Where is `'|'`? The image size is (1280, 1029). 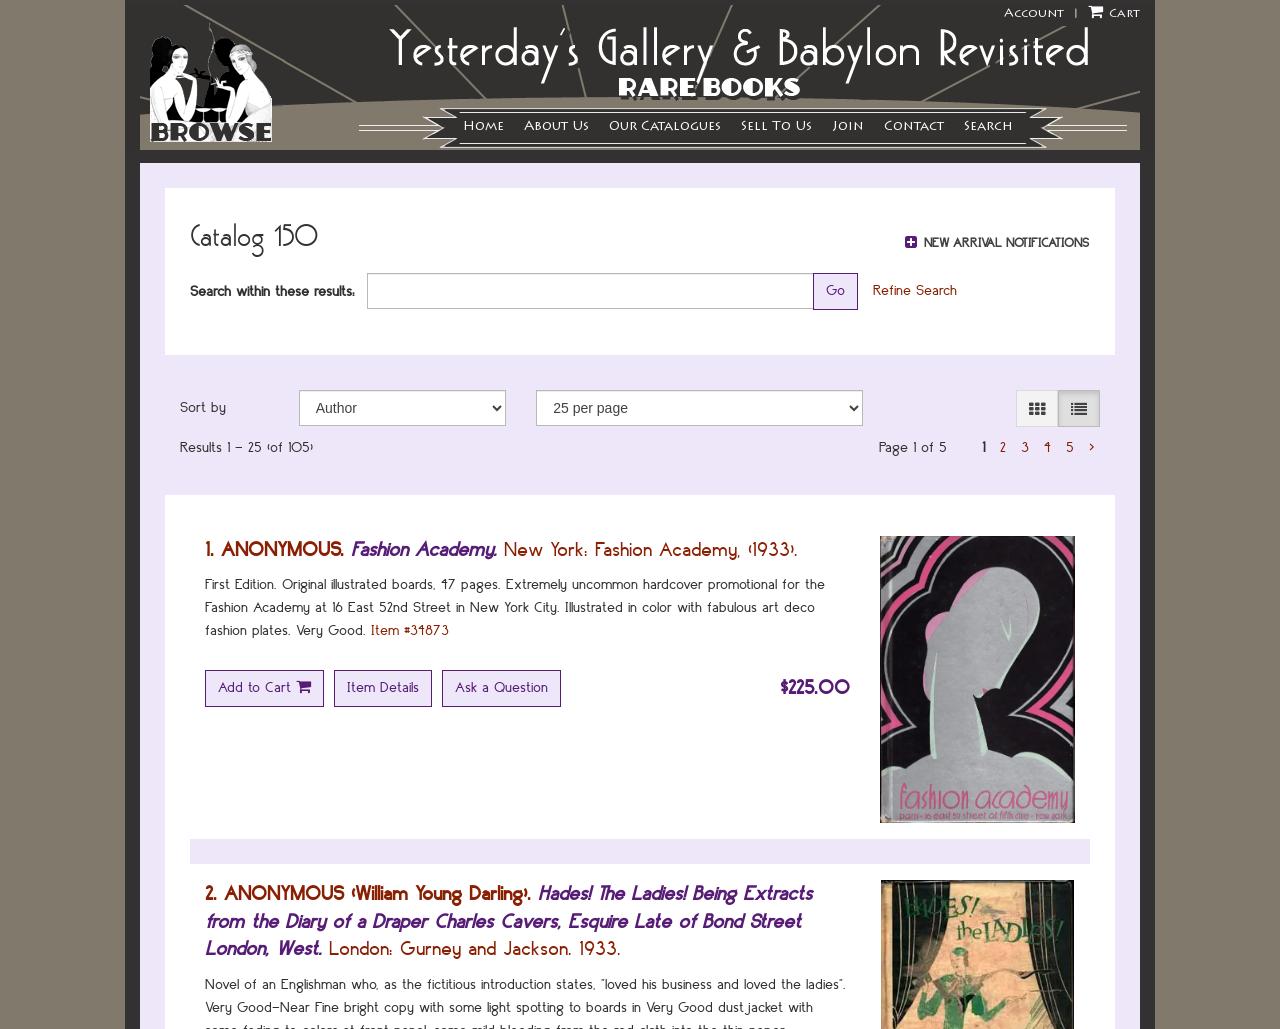 '|' is located at coordinates (1074, 13).